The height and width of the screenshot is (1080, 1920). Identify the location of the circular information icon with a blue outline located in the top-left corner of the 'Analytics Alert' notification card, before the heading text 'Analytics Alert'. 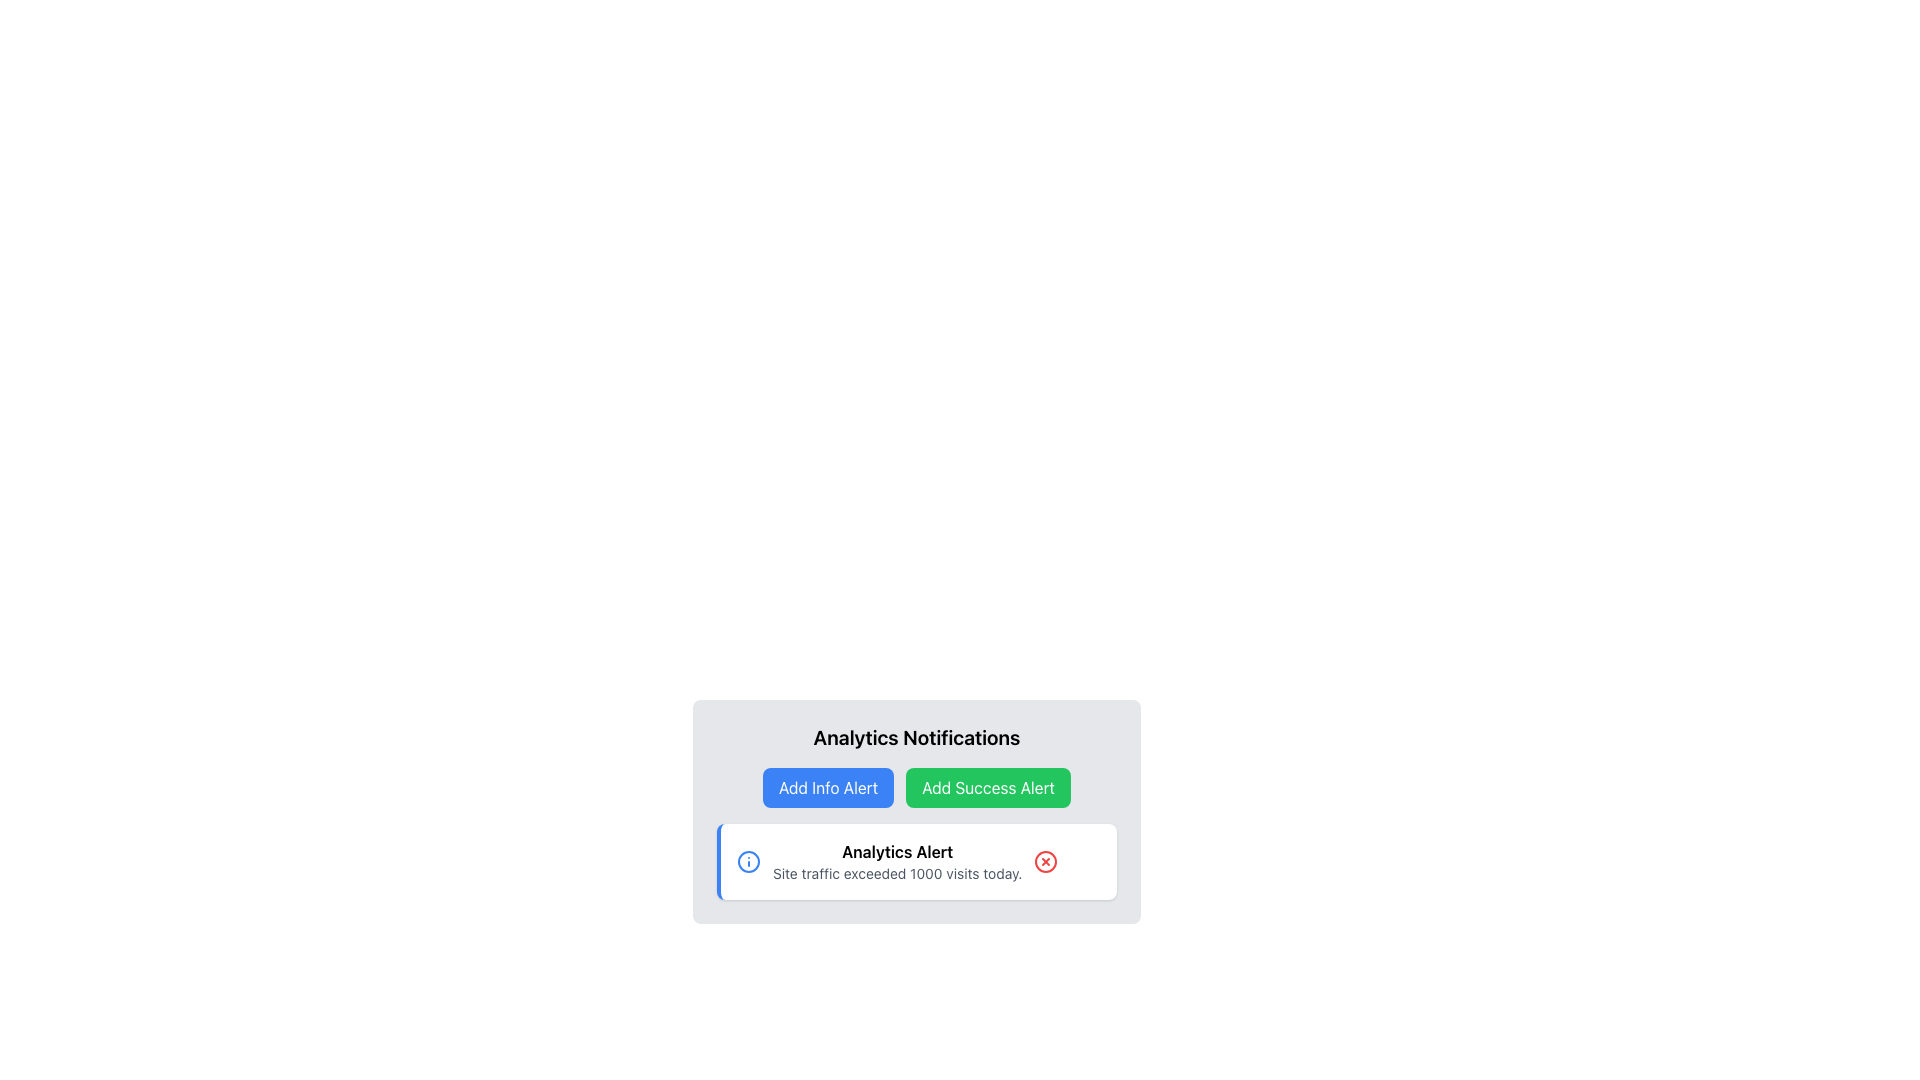
(747, 860).